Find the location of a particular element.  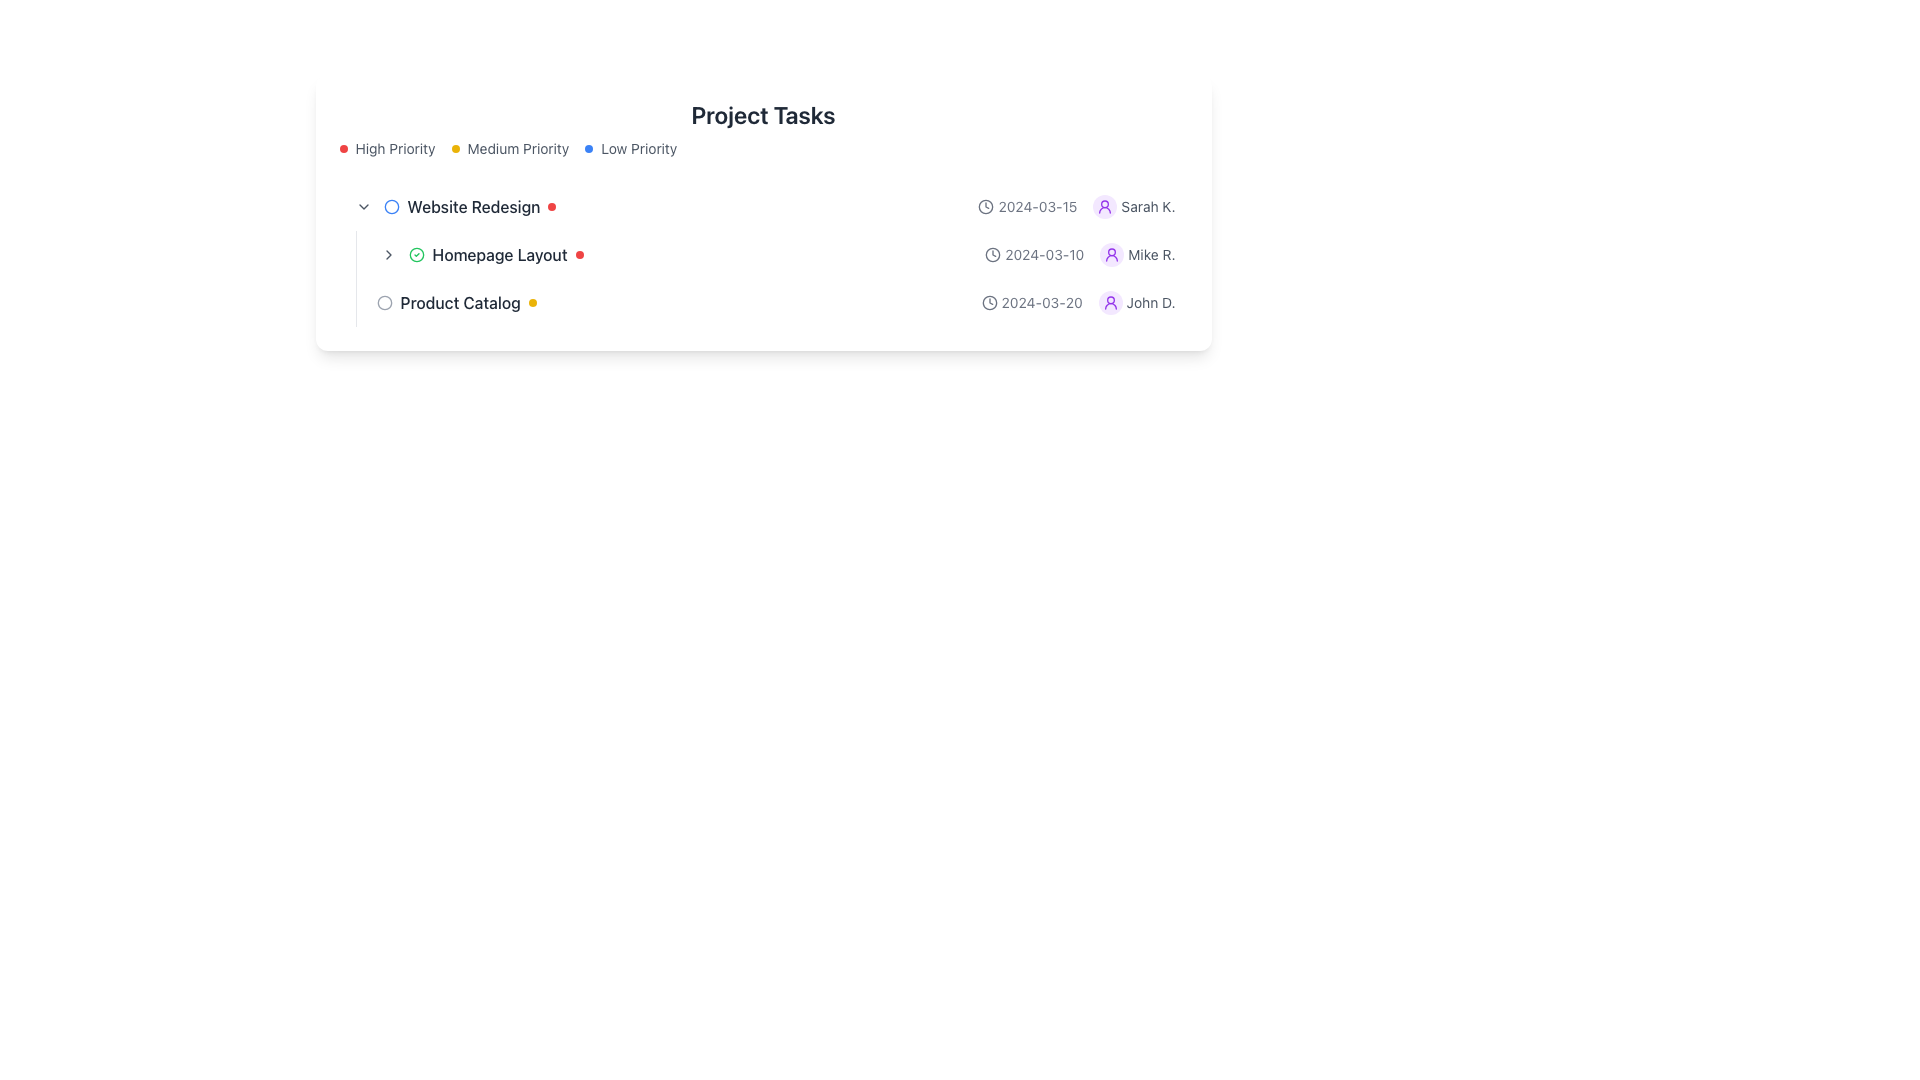

the visual indicator icon that signals the completion of the 'Homepage Layout' task, located to the left of its label is located at coordinates (415, 253).